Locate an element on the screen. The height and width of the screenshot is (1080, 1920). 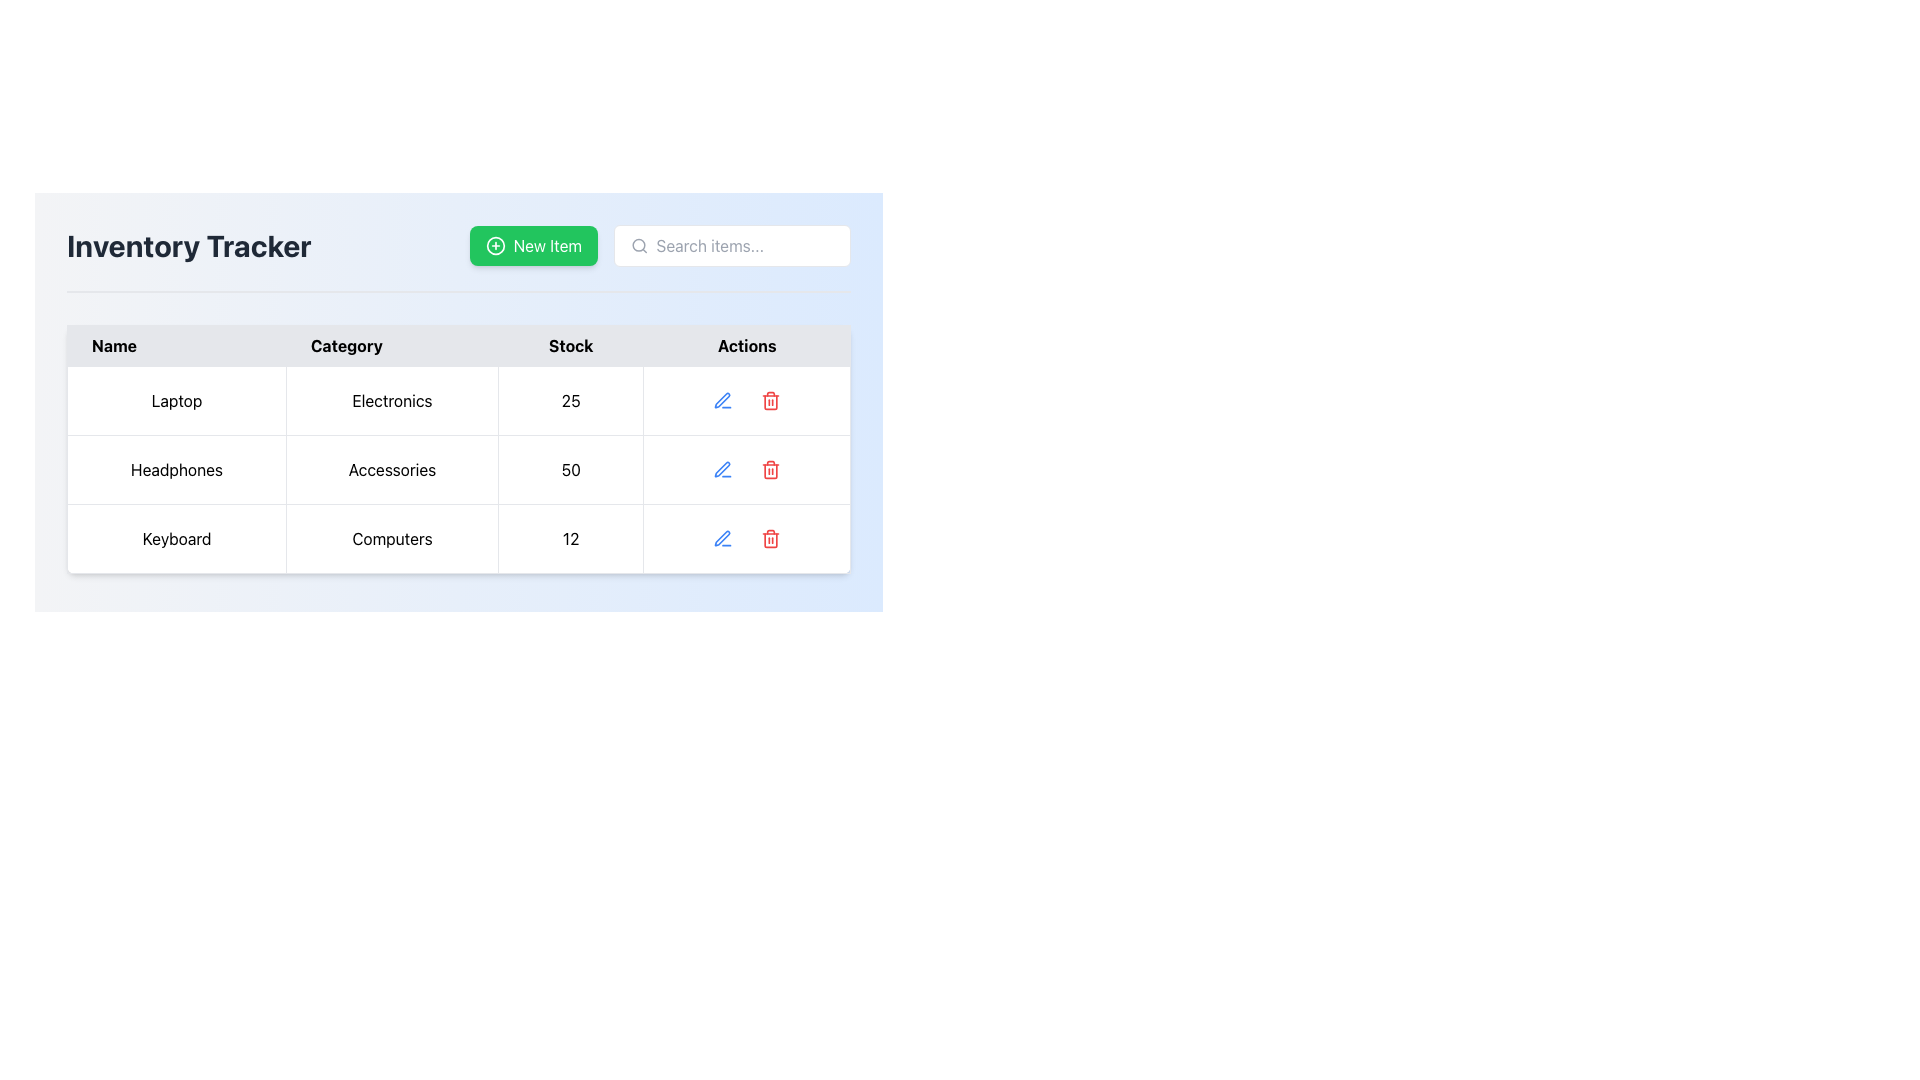
the delete button located in the 'Actions' column of the second row in the data table, positioned to the right of the blue pencil icon is located at coordinates (770, 470).